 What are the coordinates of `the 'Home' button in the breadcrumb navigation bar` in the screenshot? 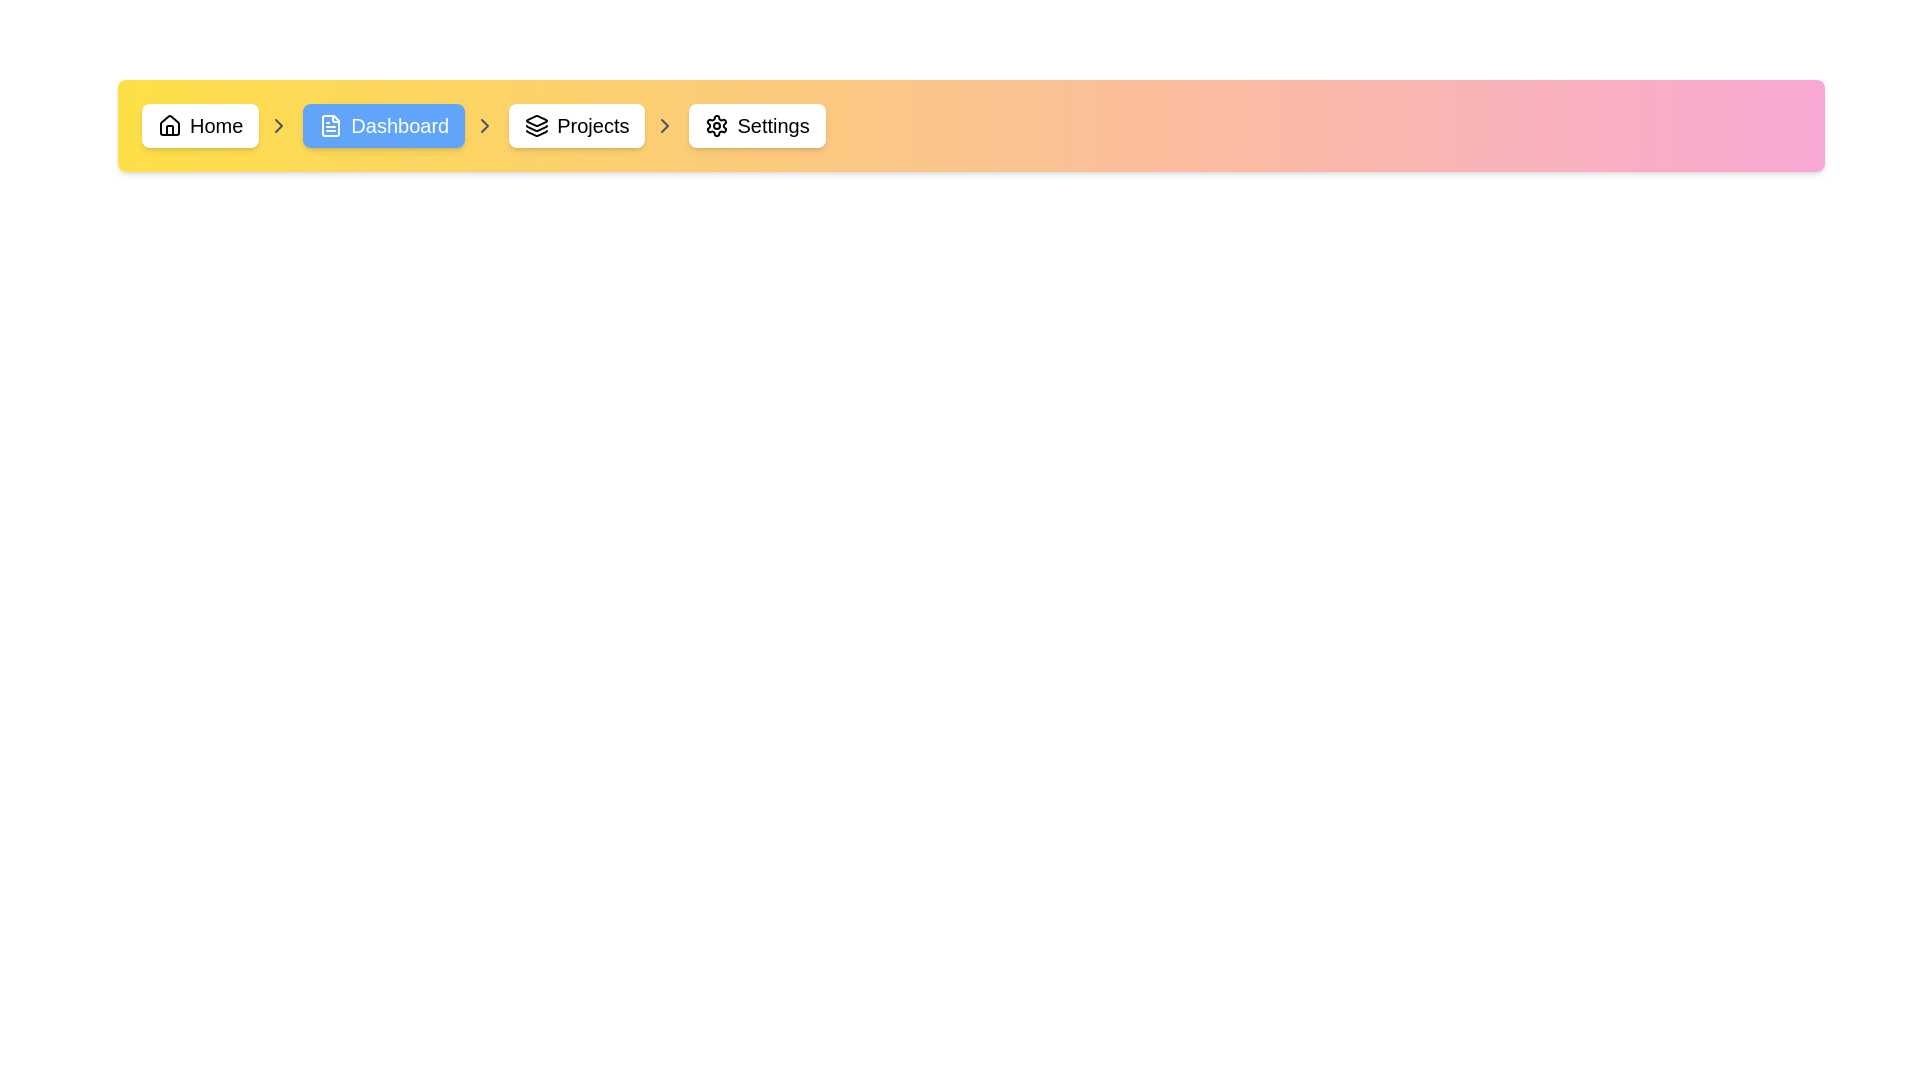 It's located at (200, 126).